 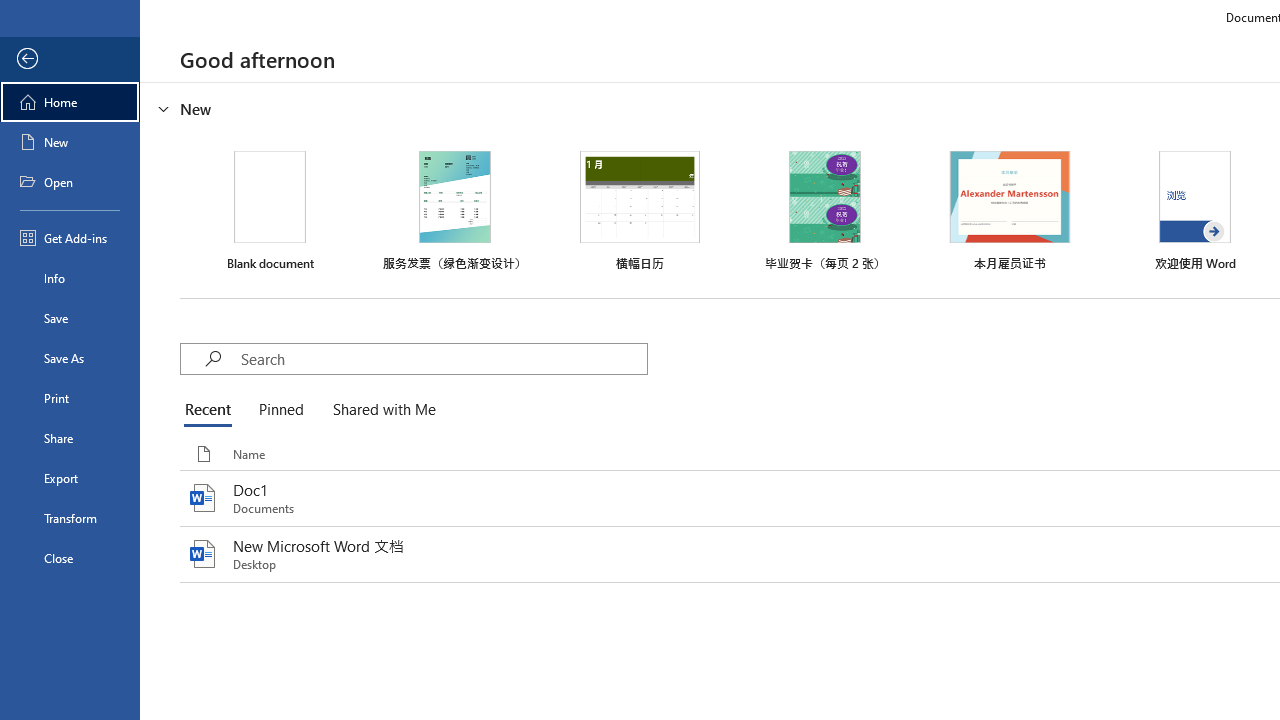 I want to click on 'Open', so click(x=69, y=182).